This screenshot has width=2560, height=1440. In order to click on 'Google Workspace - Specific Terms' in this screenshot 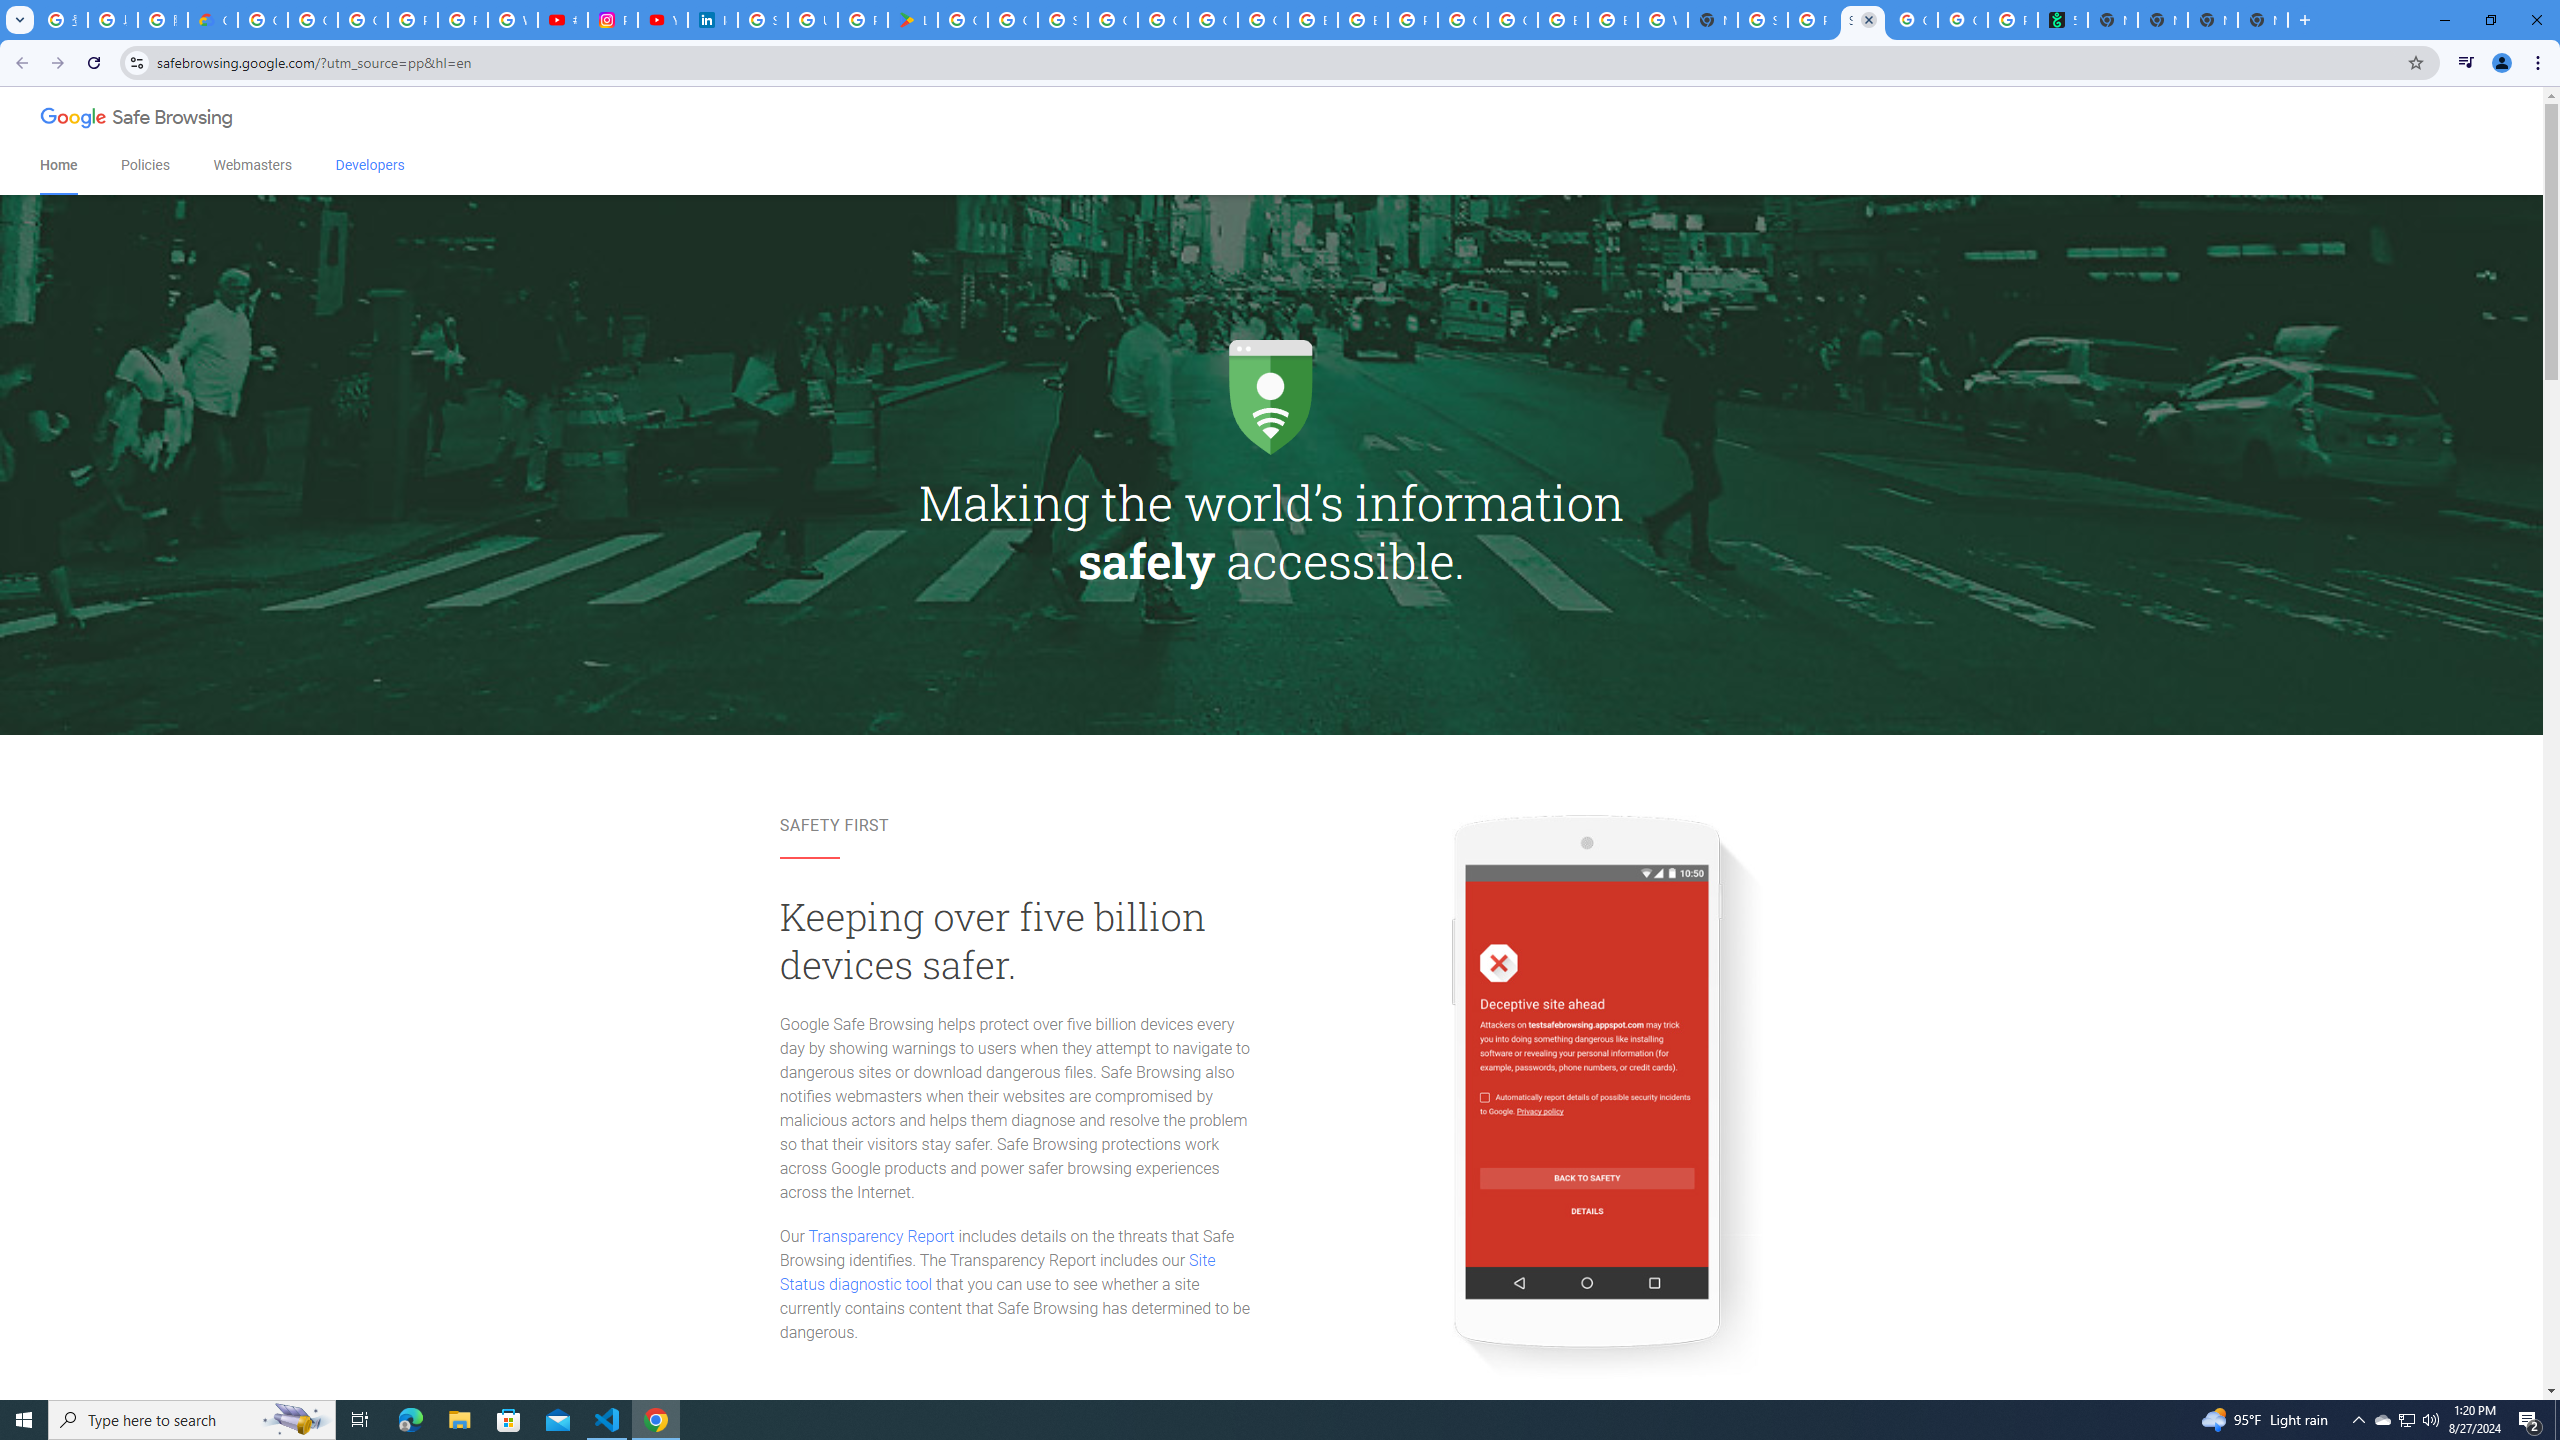, I will do `click(1011, 19)`.